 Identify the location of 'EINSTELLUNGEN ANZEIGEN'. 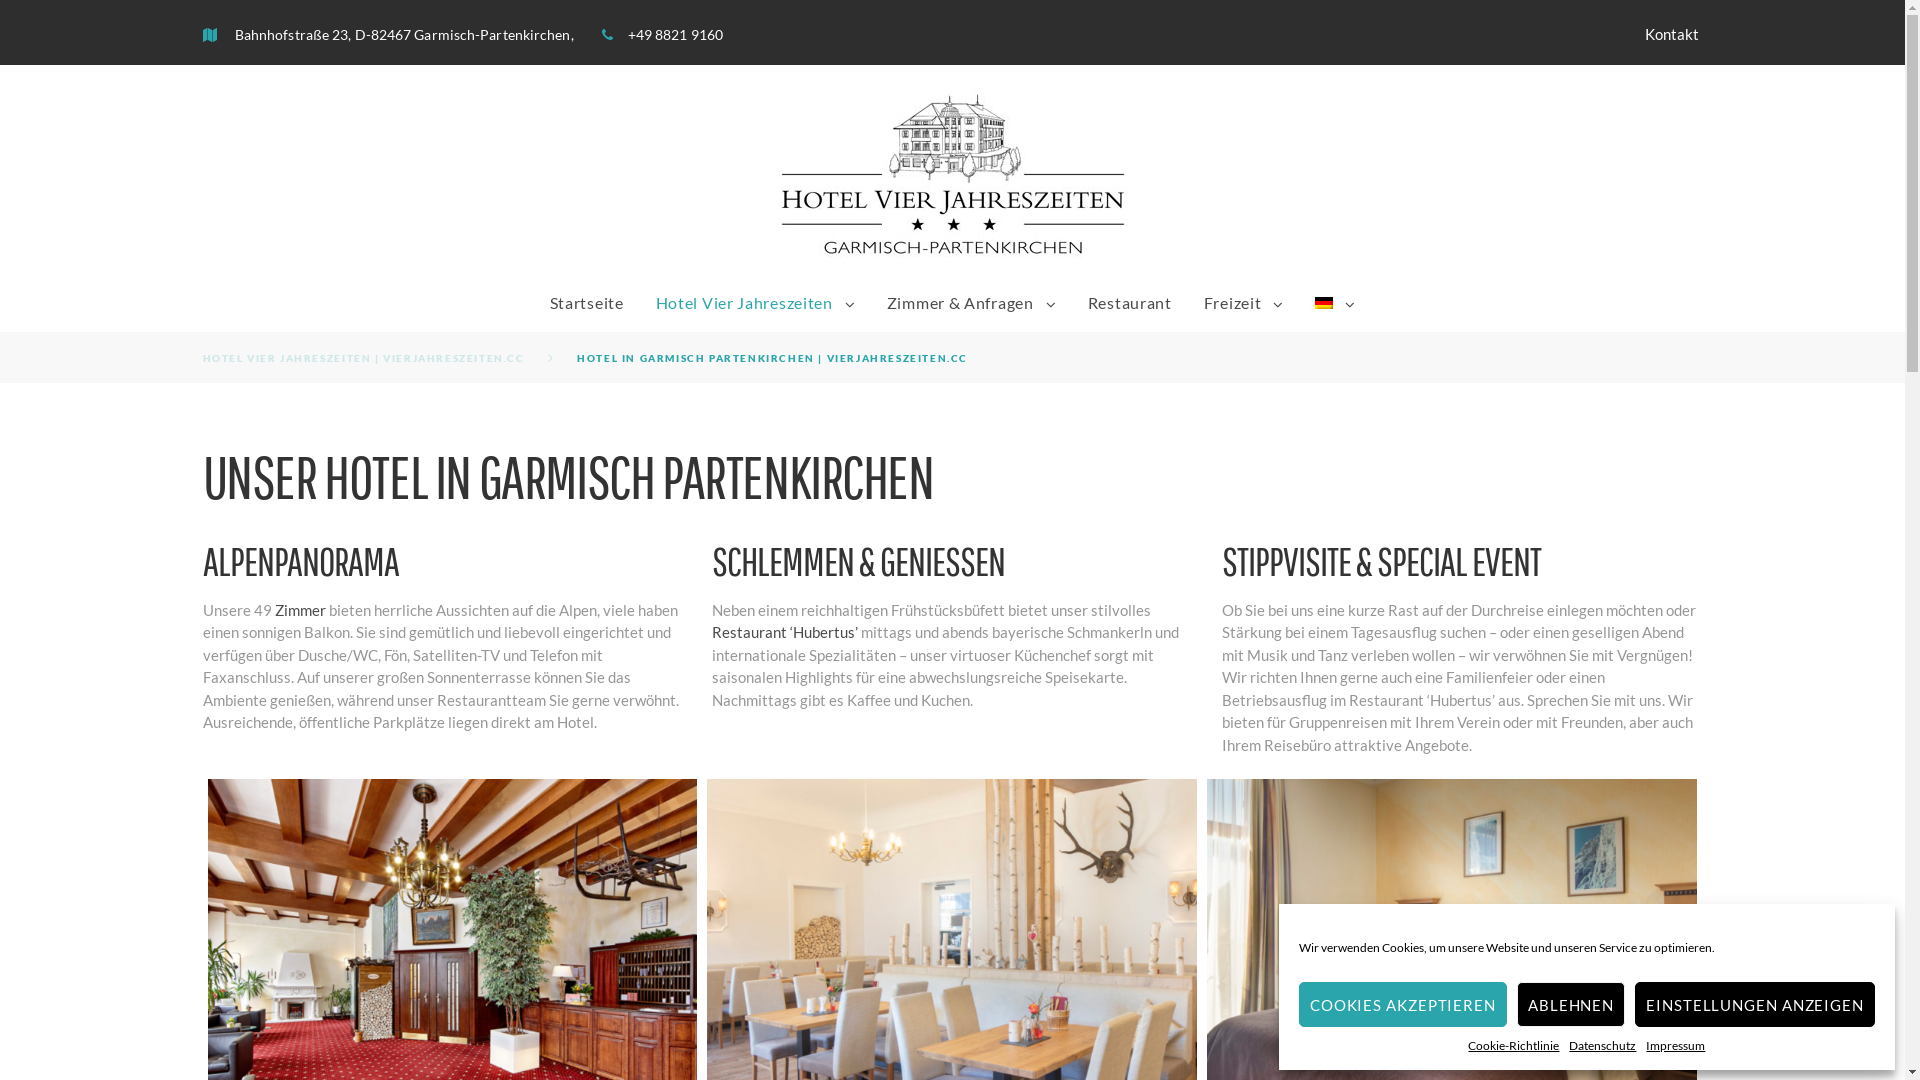
(1754, 1004).